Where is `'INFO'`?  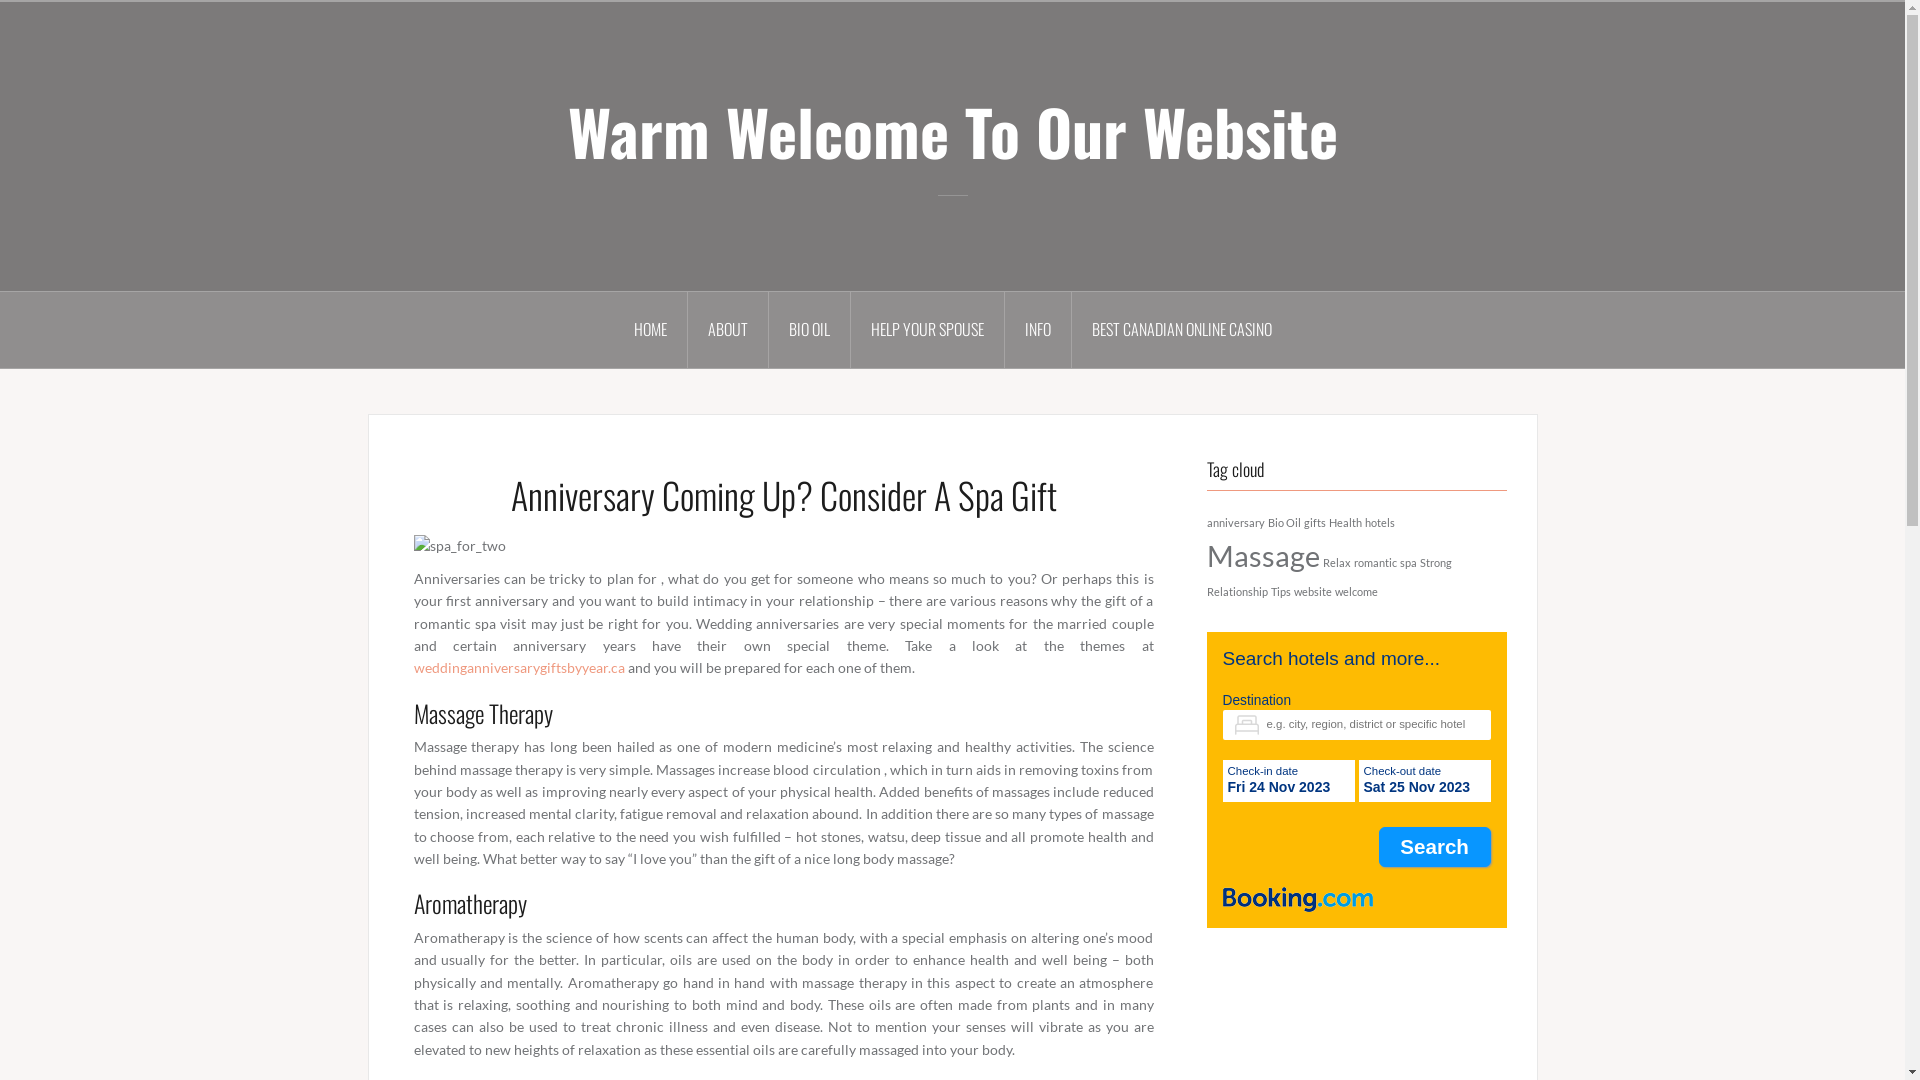
'INFO' is located at coordinates (1037, 329).